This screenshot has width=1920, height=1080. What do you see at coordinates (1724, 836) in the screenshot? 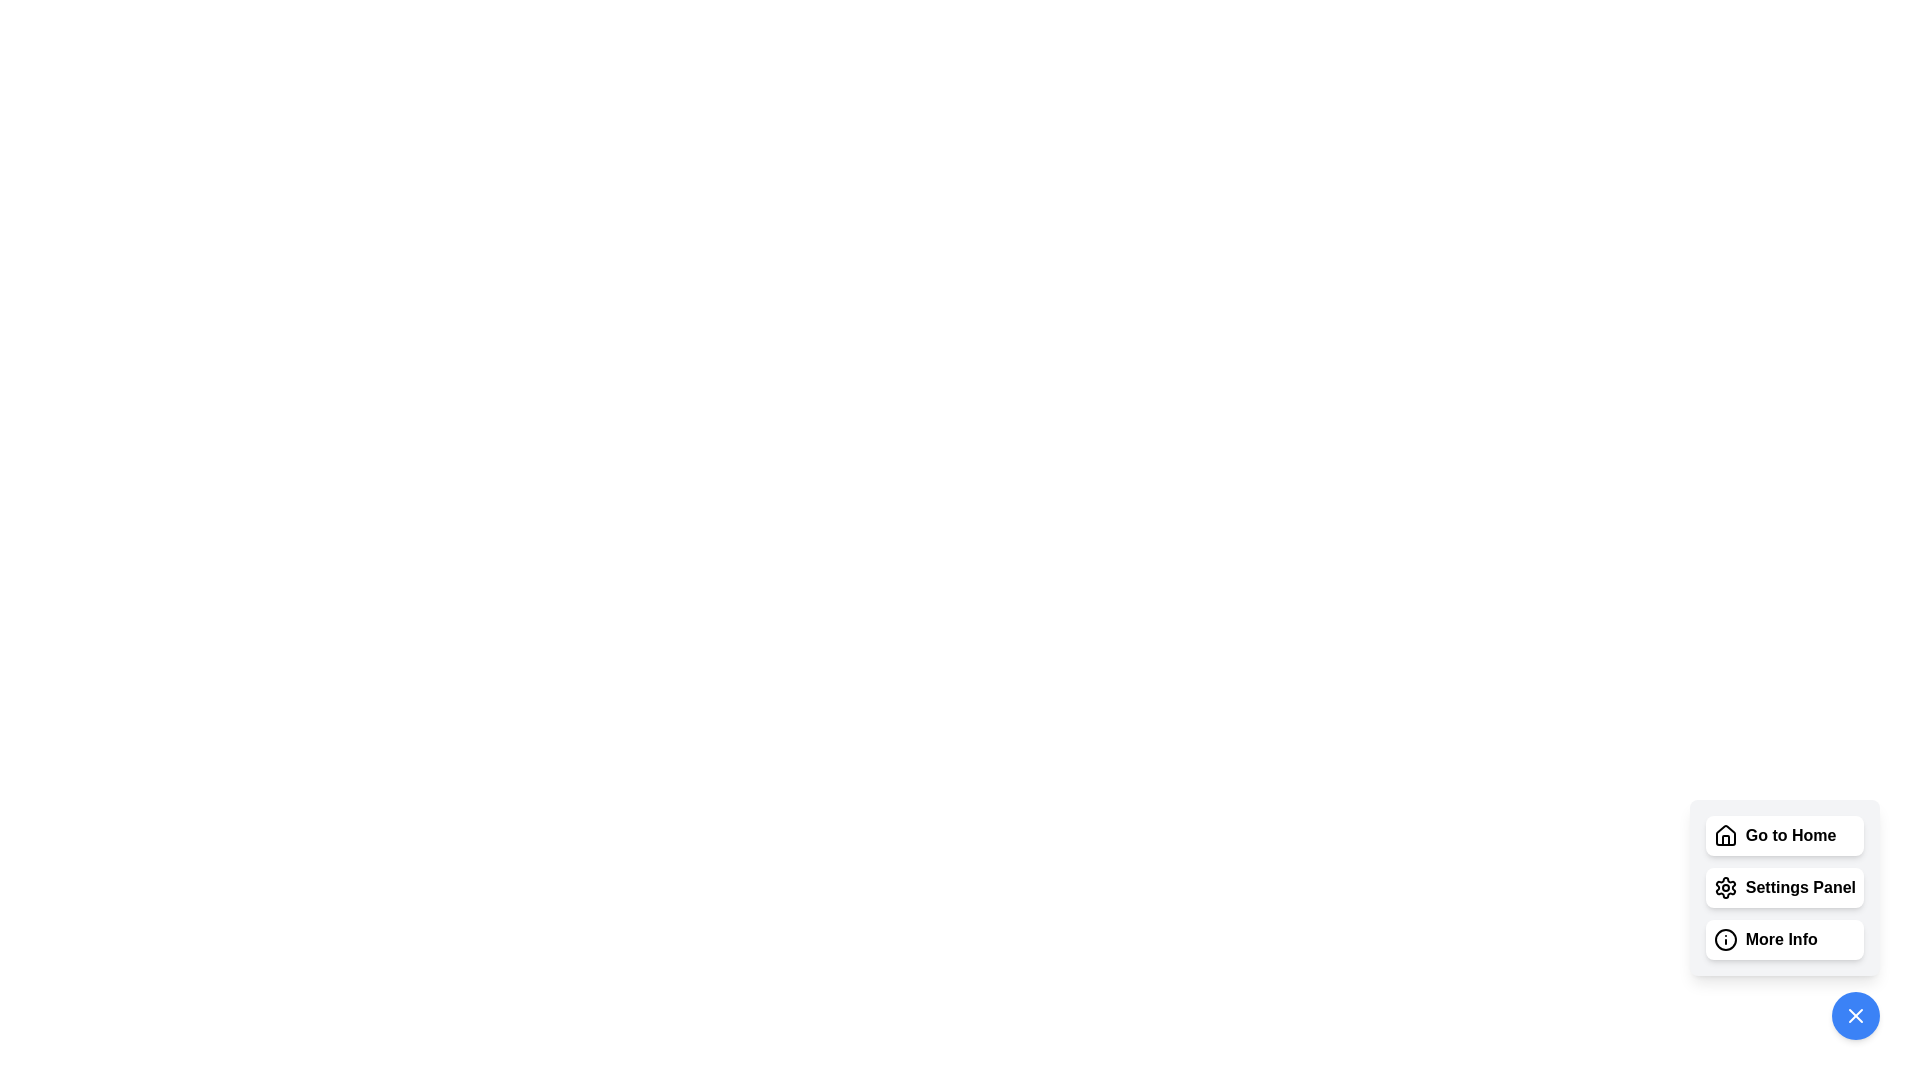
I see `the house icon within the 'Go to Home' button` at bounding box center [1724, 836].